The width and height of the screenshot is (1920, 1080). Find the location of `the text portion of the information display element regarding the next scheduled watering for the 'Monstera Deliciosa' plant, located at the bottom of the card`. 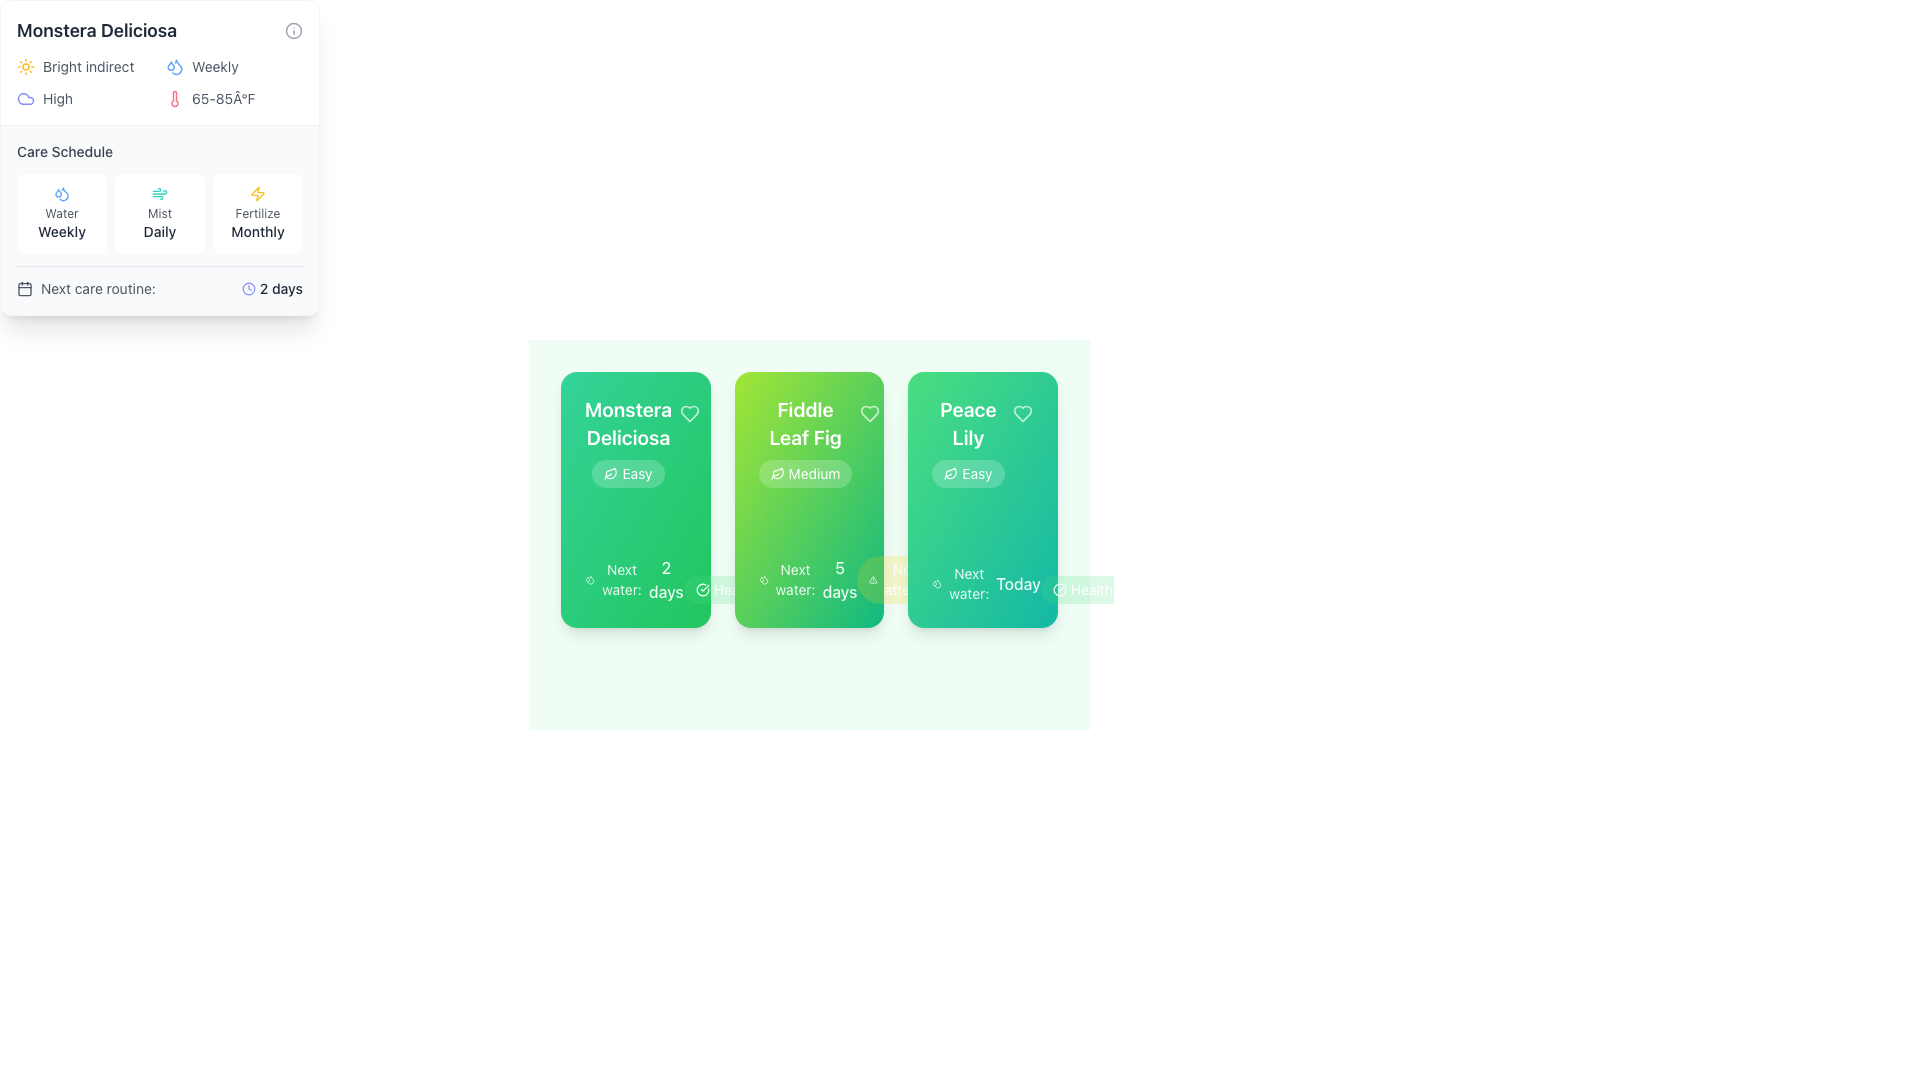

the text portion of the information display element regarding the next scheduled watering for the 'Monstera Deliciosa' plant, located at the bottom of the card is located at coordinates (634, 579).